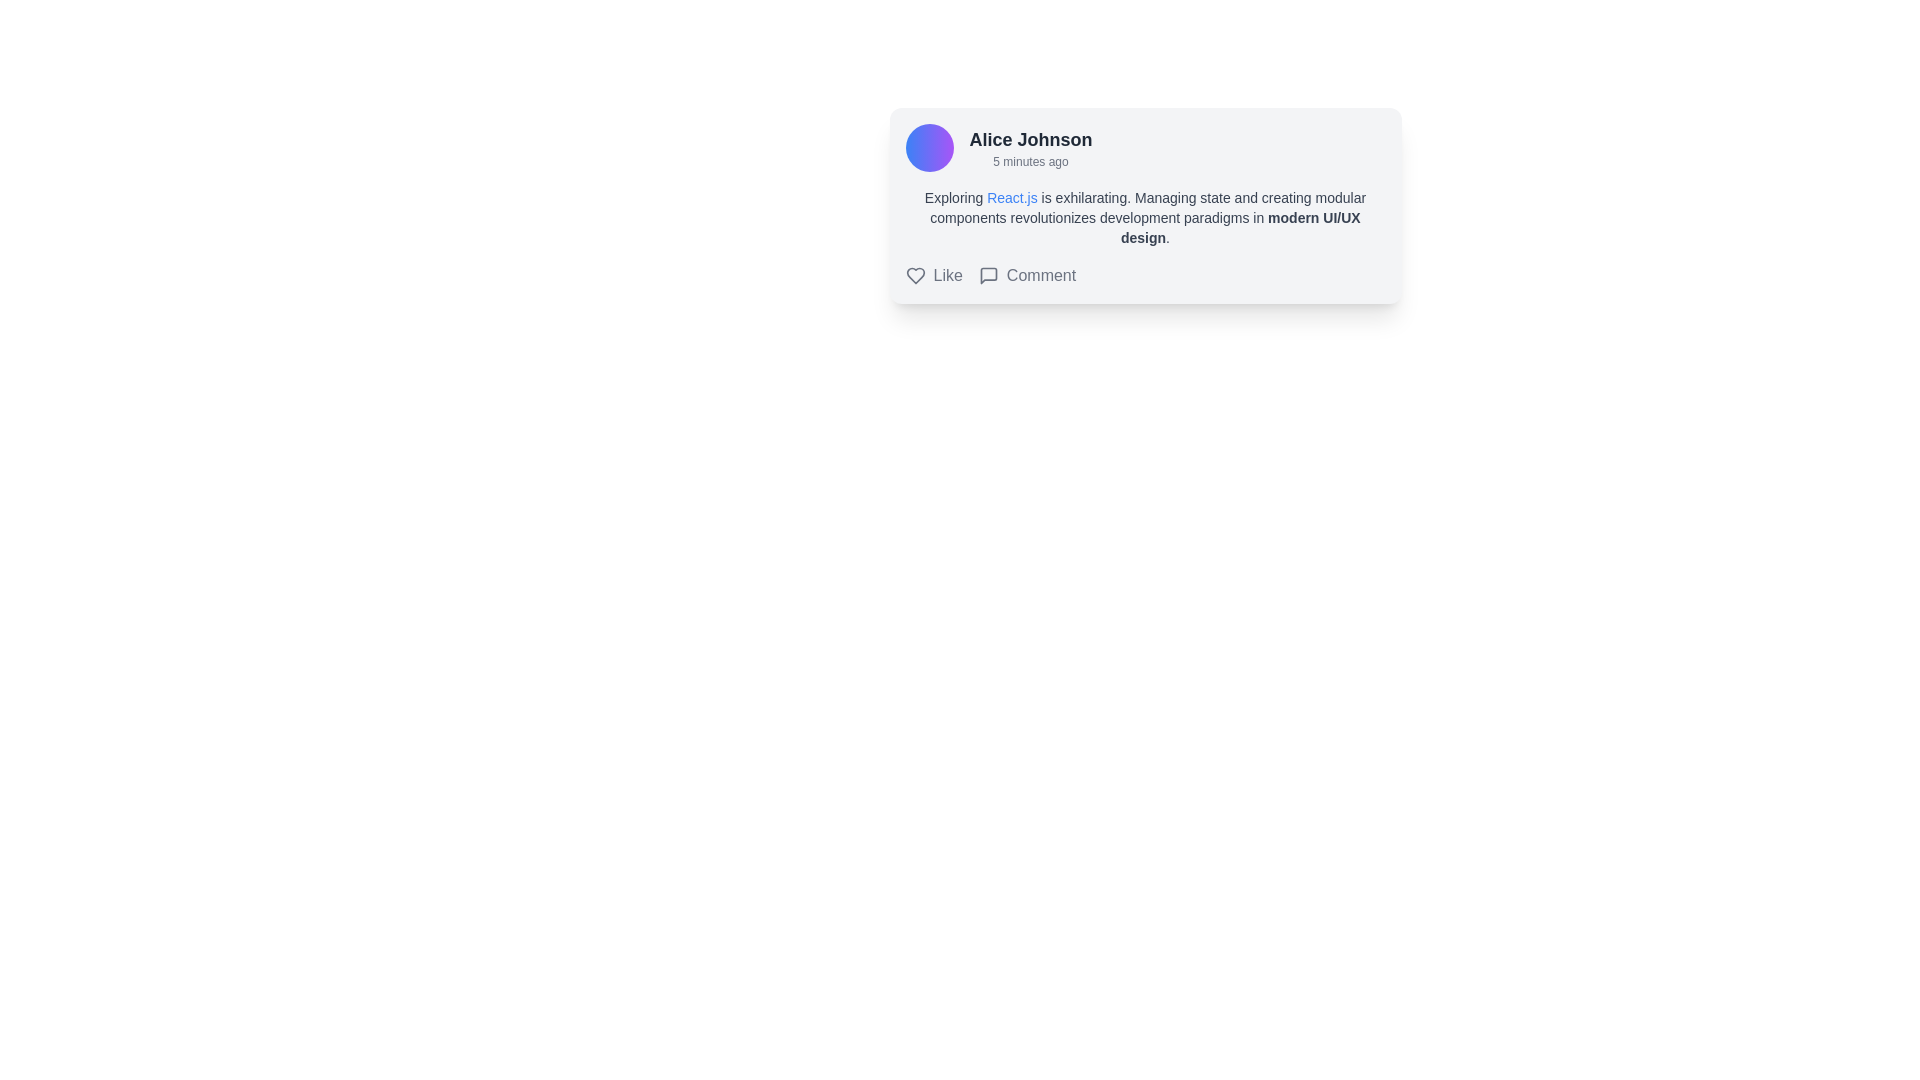  I want to click on the descriptive text block about React.js in the information card for Alice Johnson, which is centrally located below the header and above the Like and Comment buttons, so click(1145, 218).